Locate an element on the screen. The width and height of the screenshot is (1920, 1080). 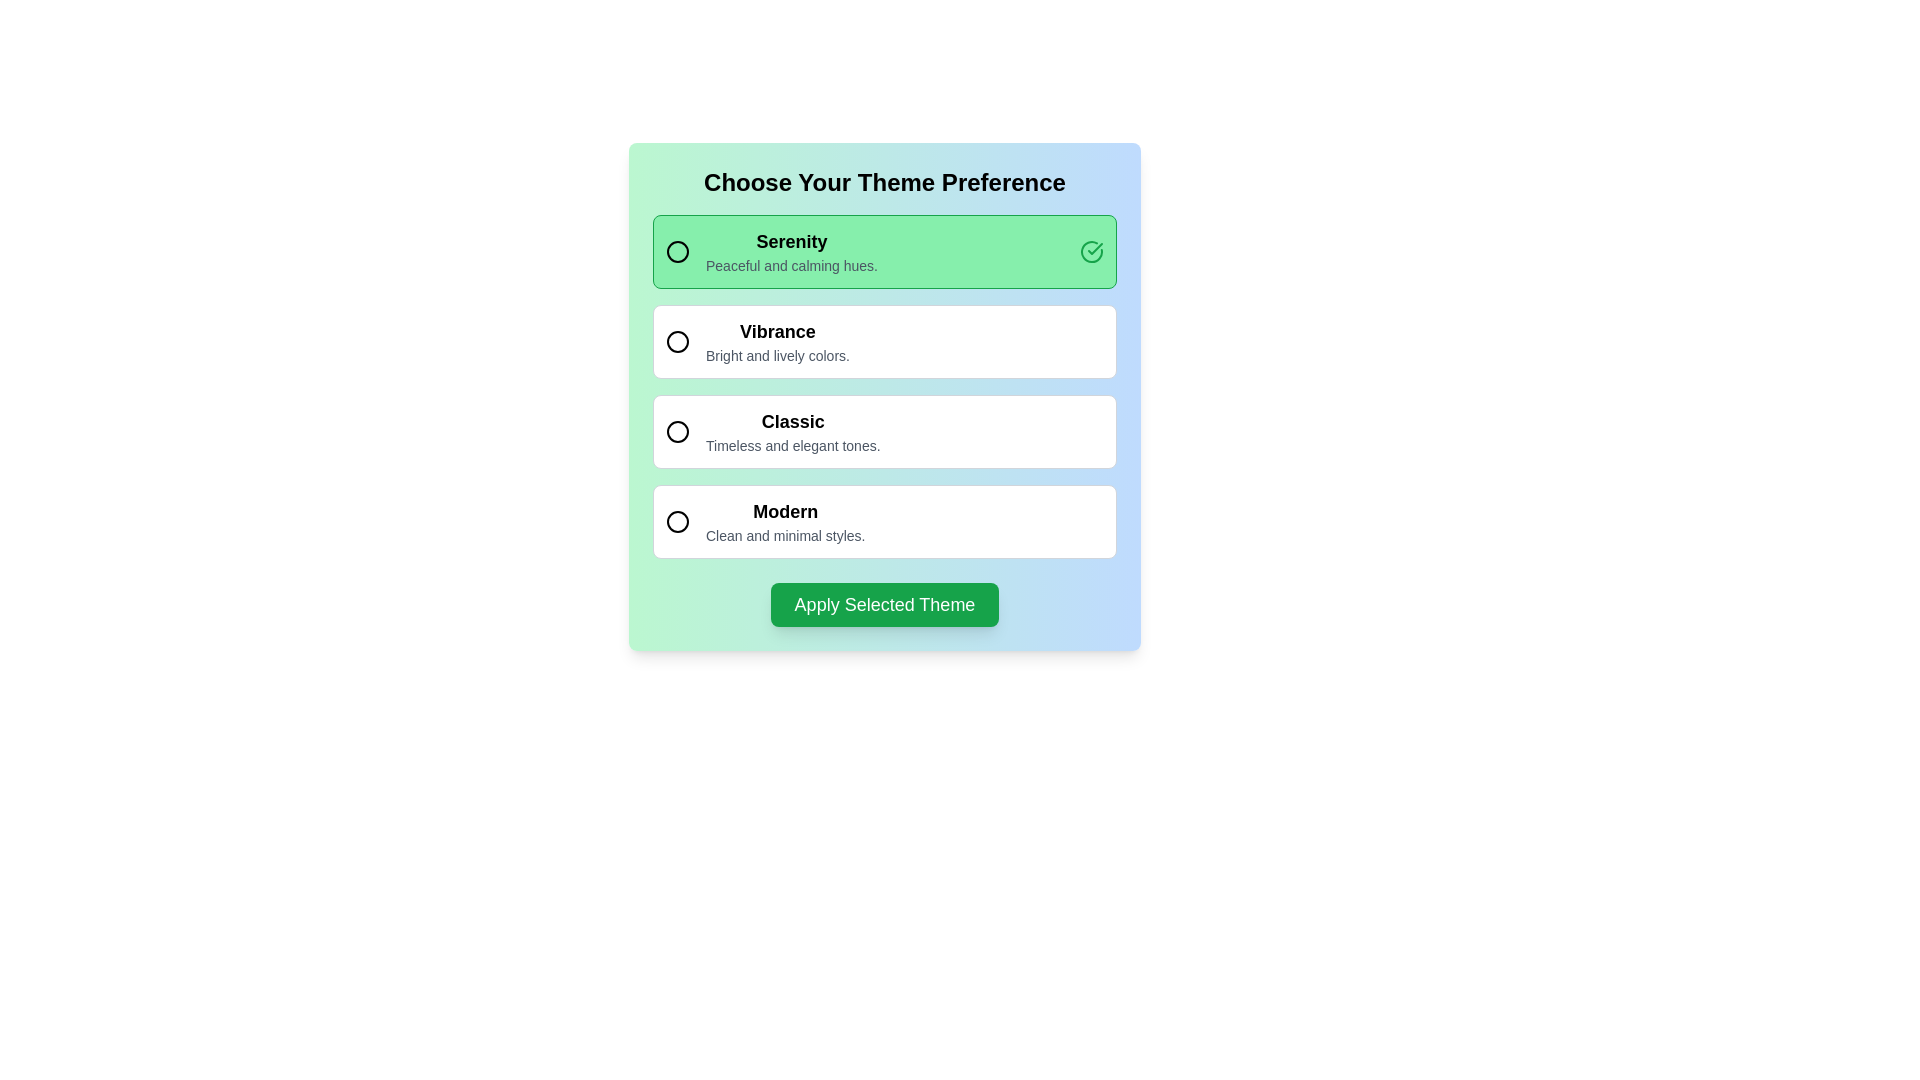
the text label reading 'Timeless and elegant tones.' located beneath the 'Classic' title in the theme selection options is located at coordinates (792, 445).